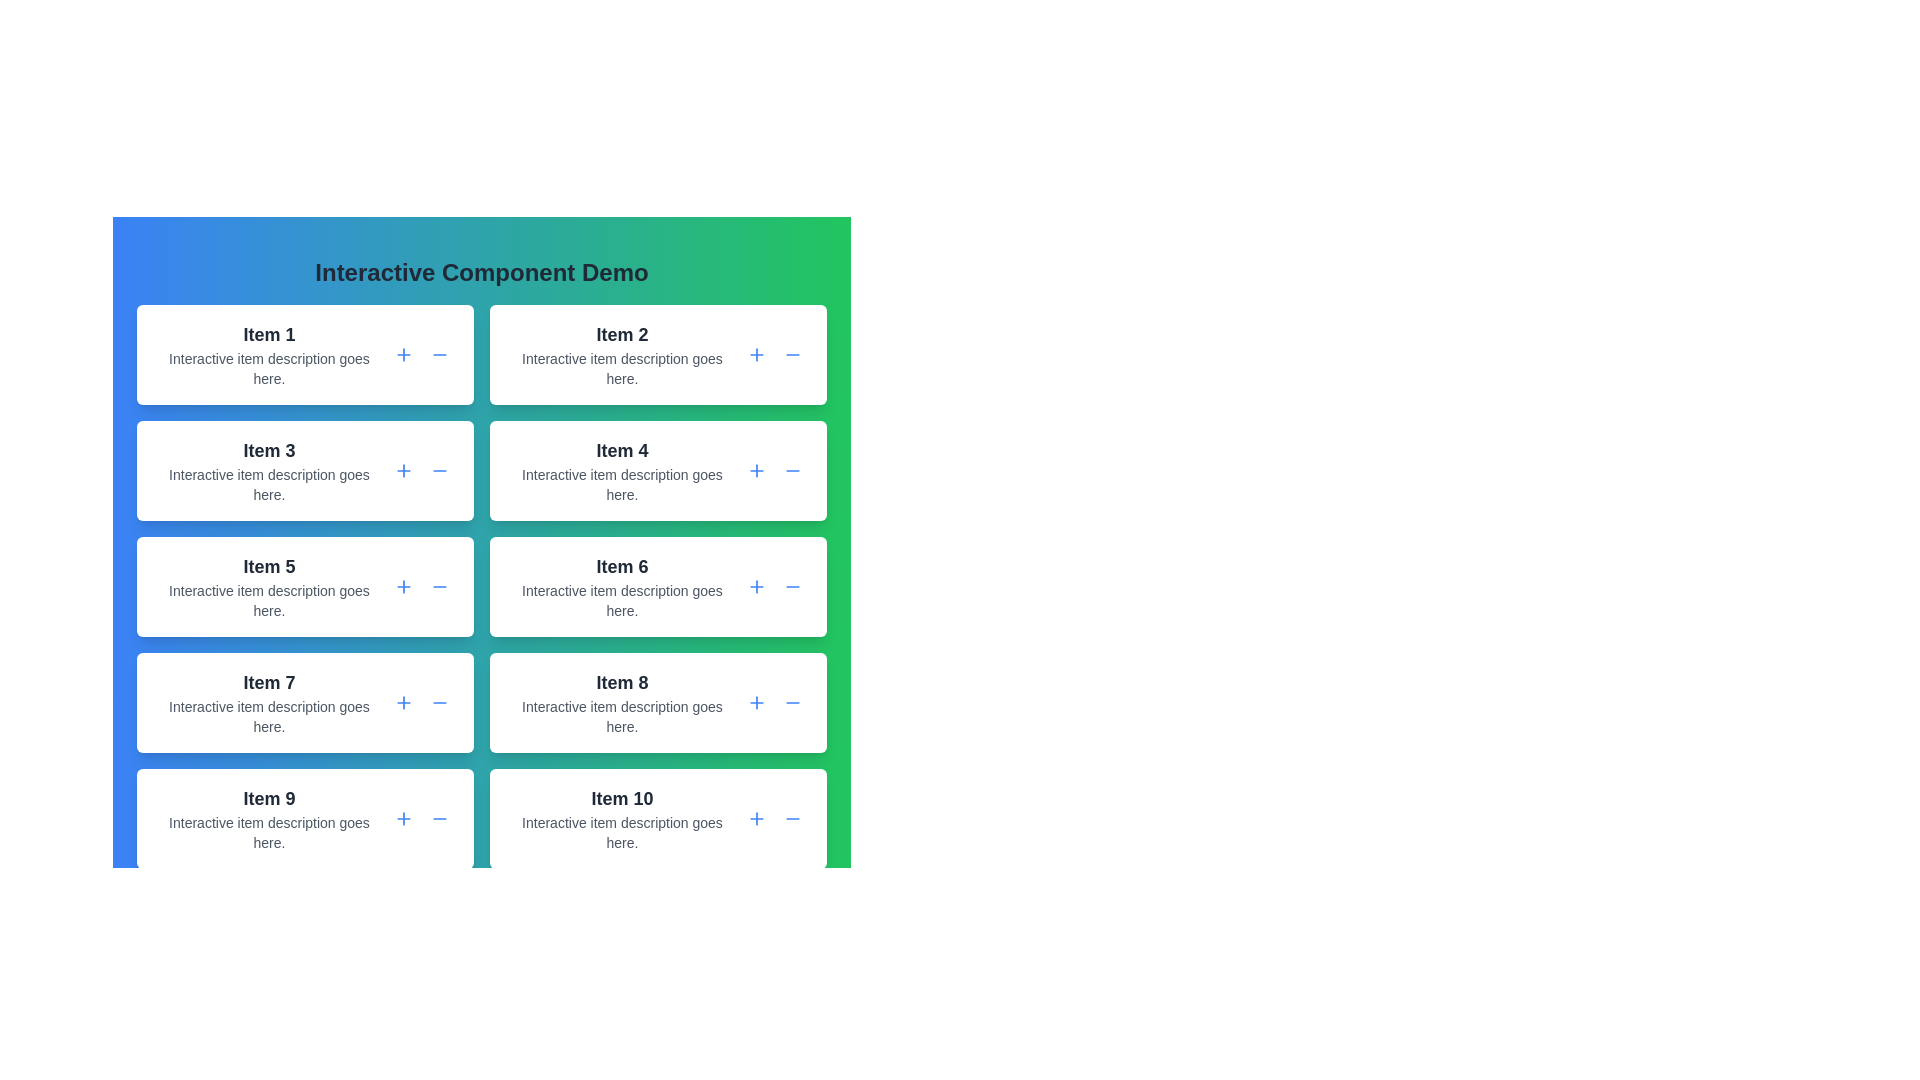 The image size is (1920, 1080). I want to click on the Icon button located on the right side of the row for 'Item 9', adjacent to the plus sign icon, which is used to decrement the value associated with that item, so click(439, 818).